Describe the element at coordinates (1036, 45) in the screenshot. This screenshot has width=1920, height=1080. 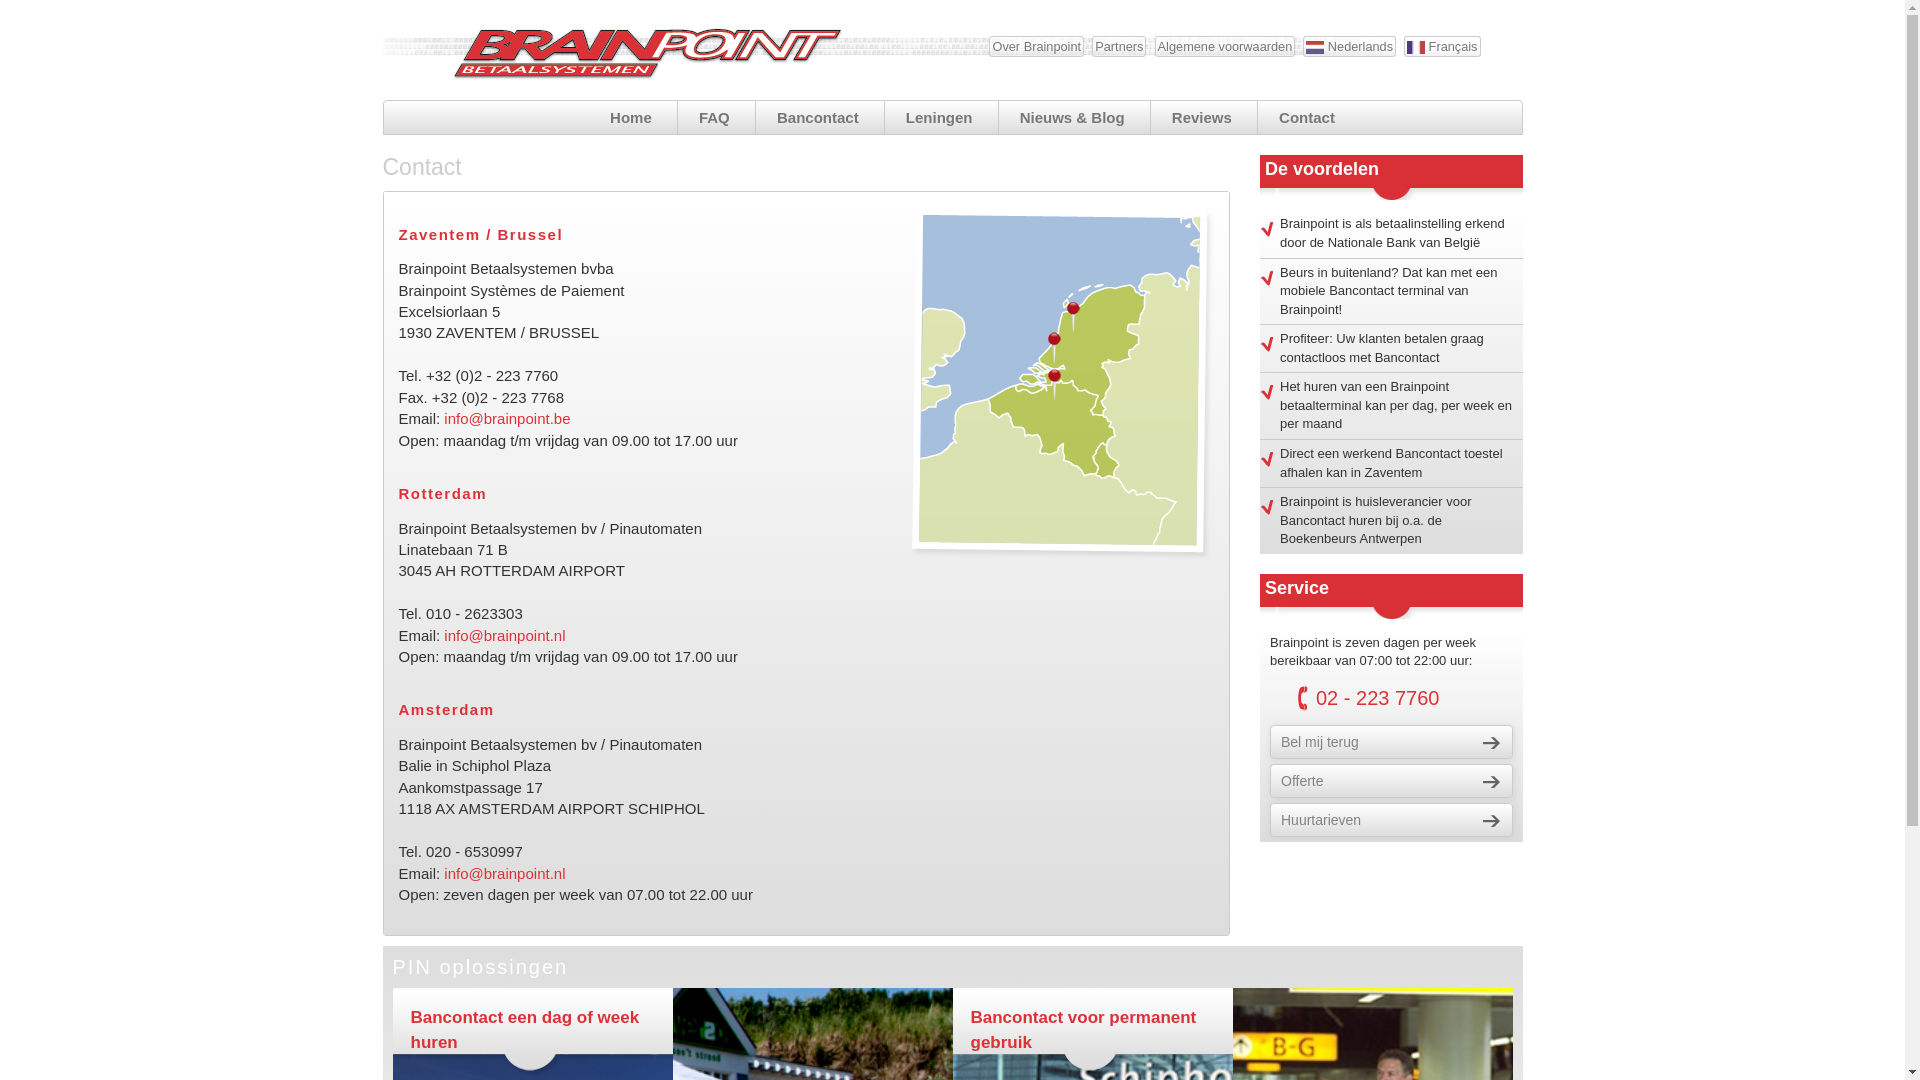
I see `'Over Brainpoint'` at that location.